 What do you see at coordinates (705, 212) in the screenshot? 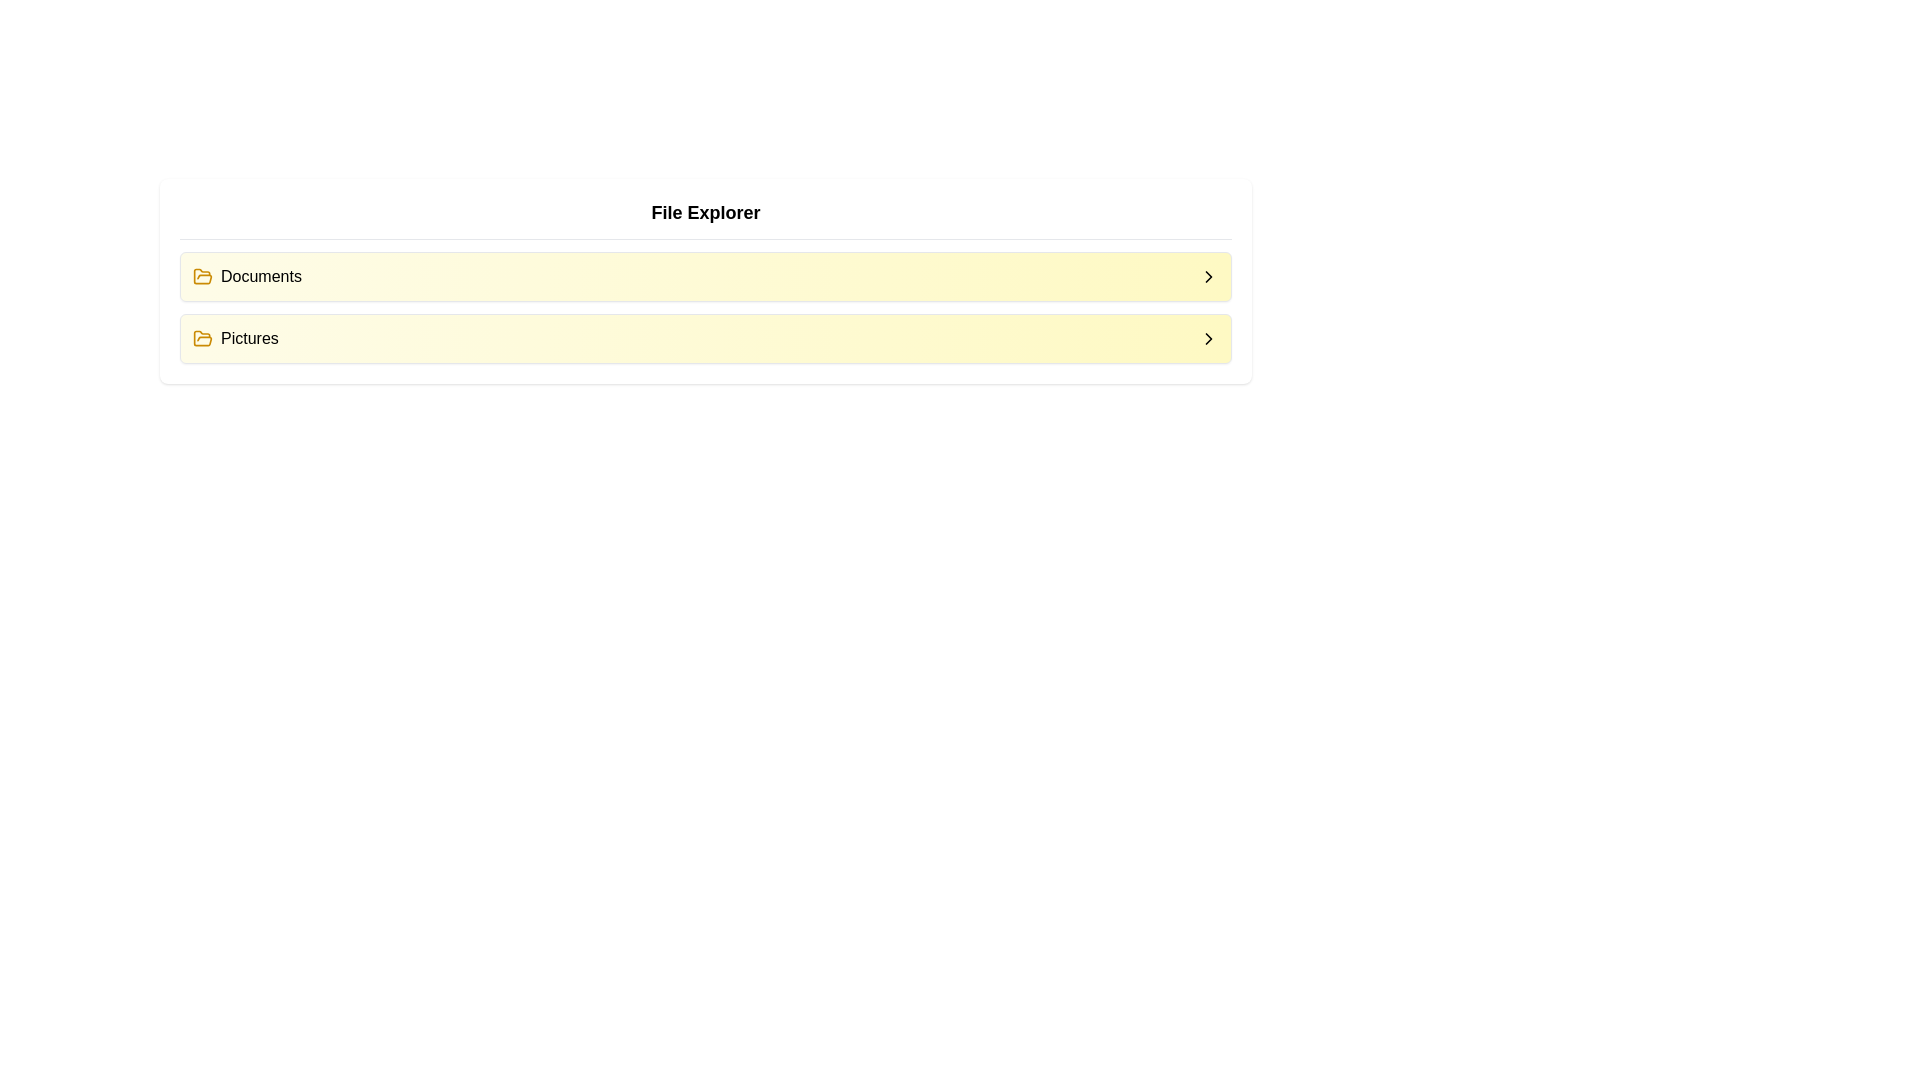
I see `the Text label heading located at the top of the section, which indicates the content context for 'Documents' and 'Pictures'` at bounding box center [705, 212].